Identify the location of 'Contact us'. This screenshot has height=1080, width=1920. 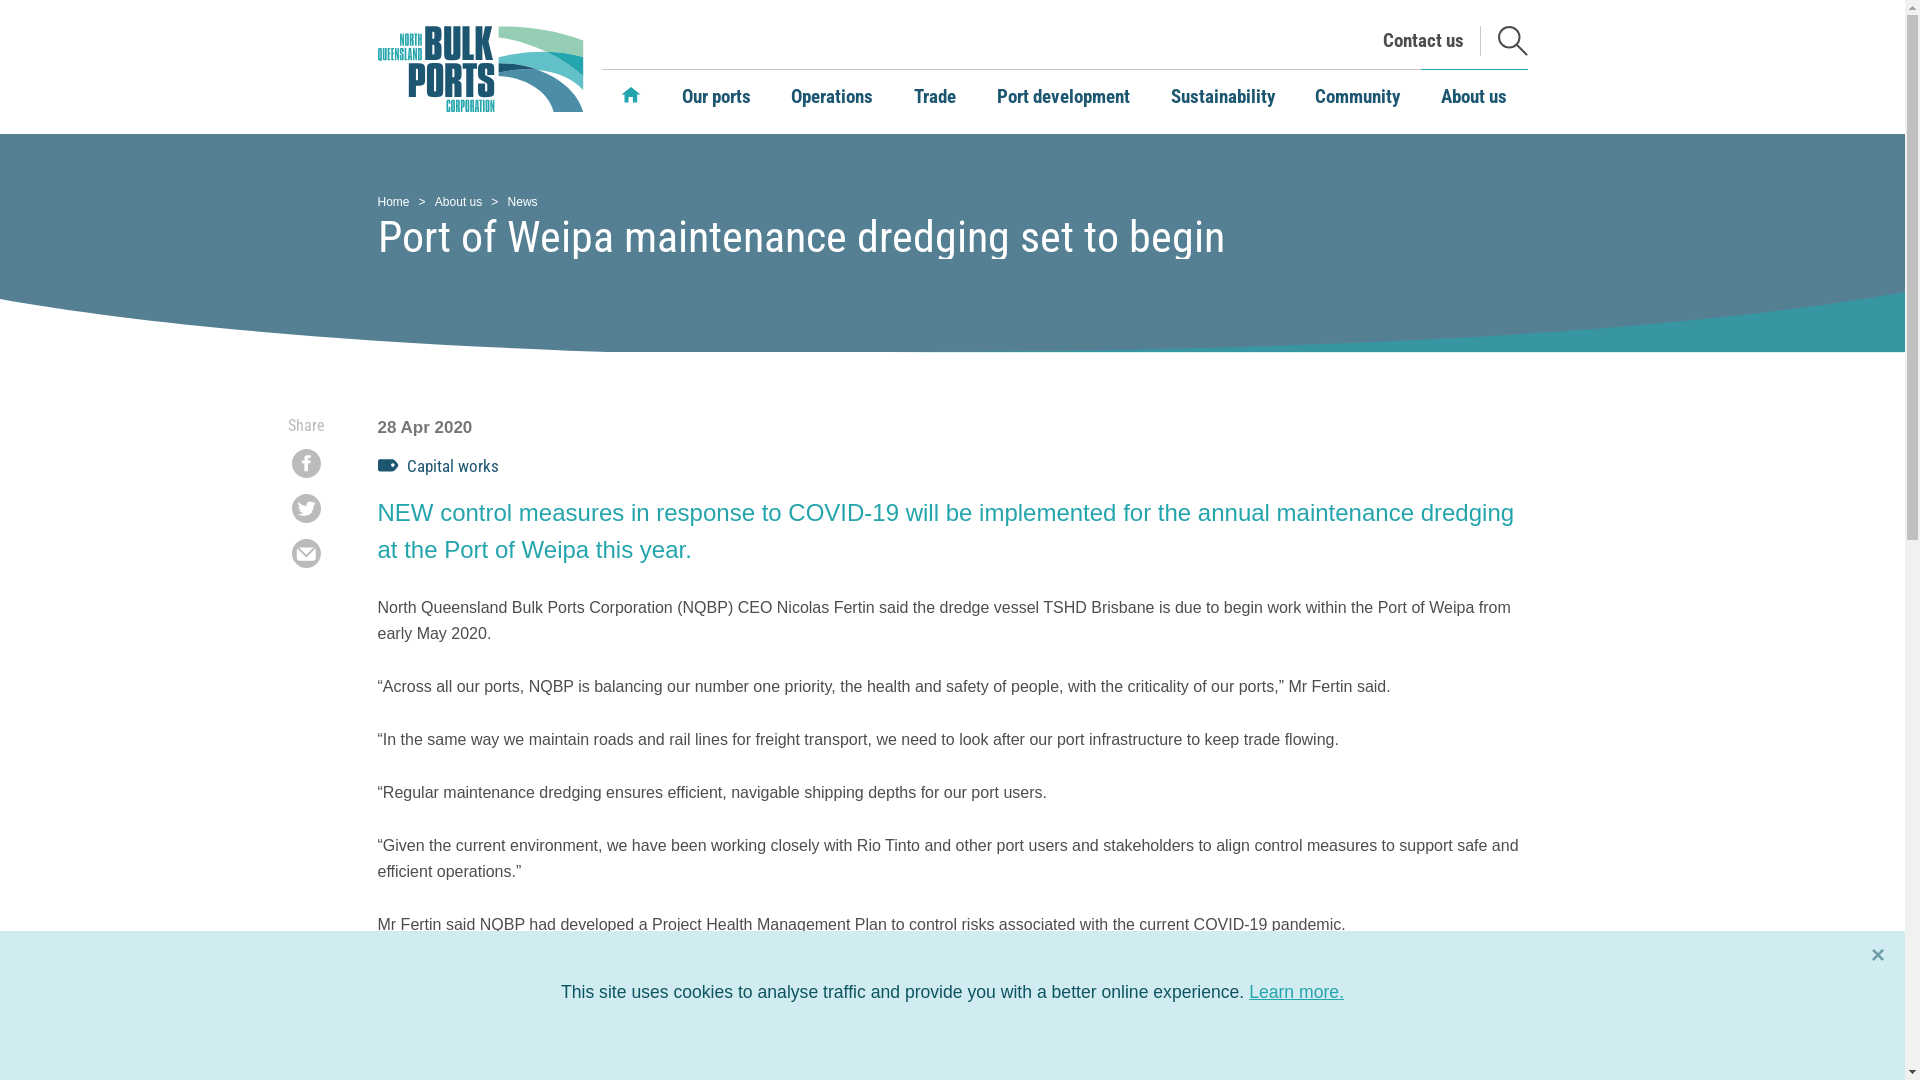
(1421, 41).